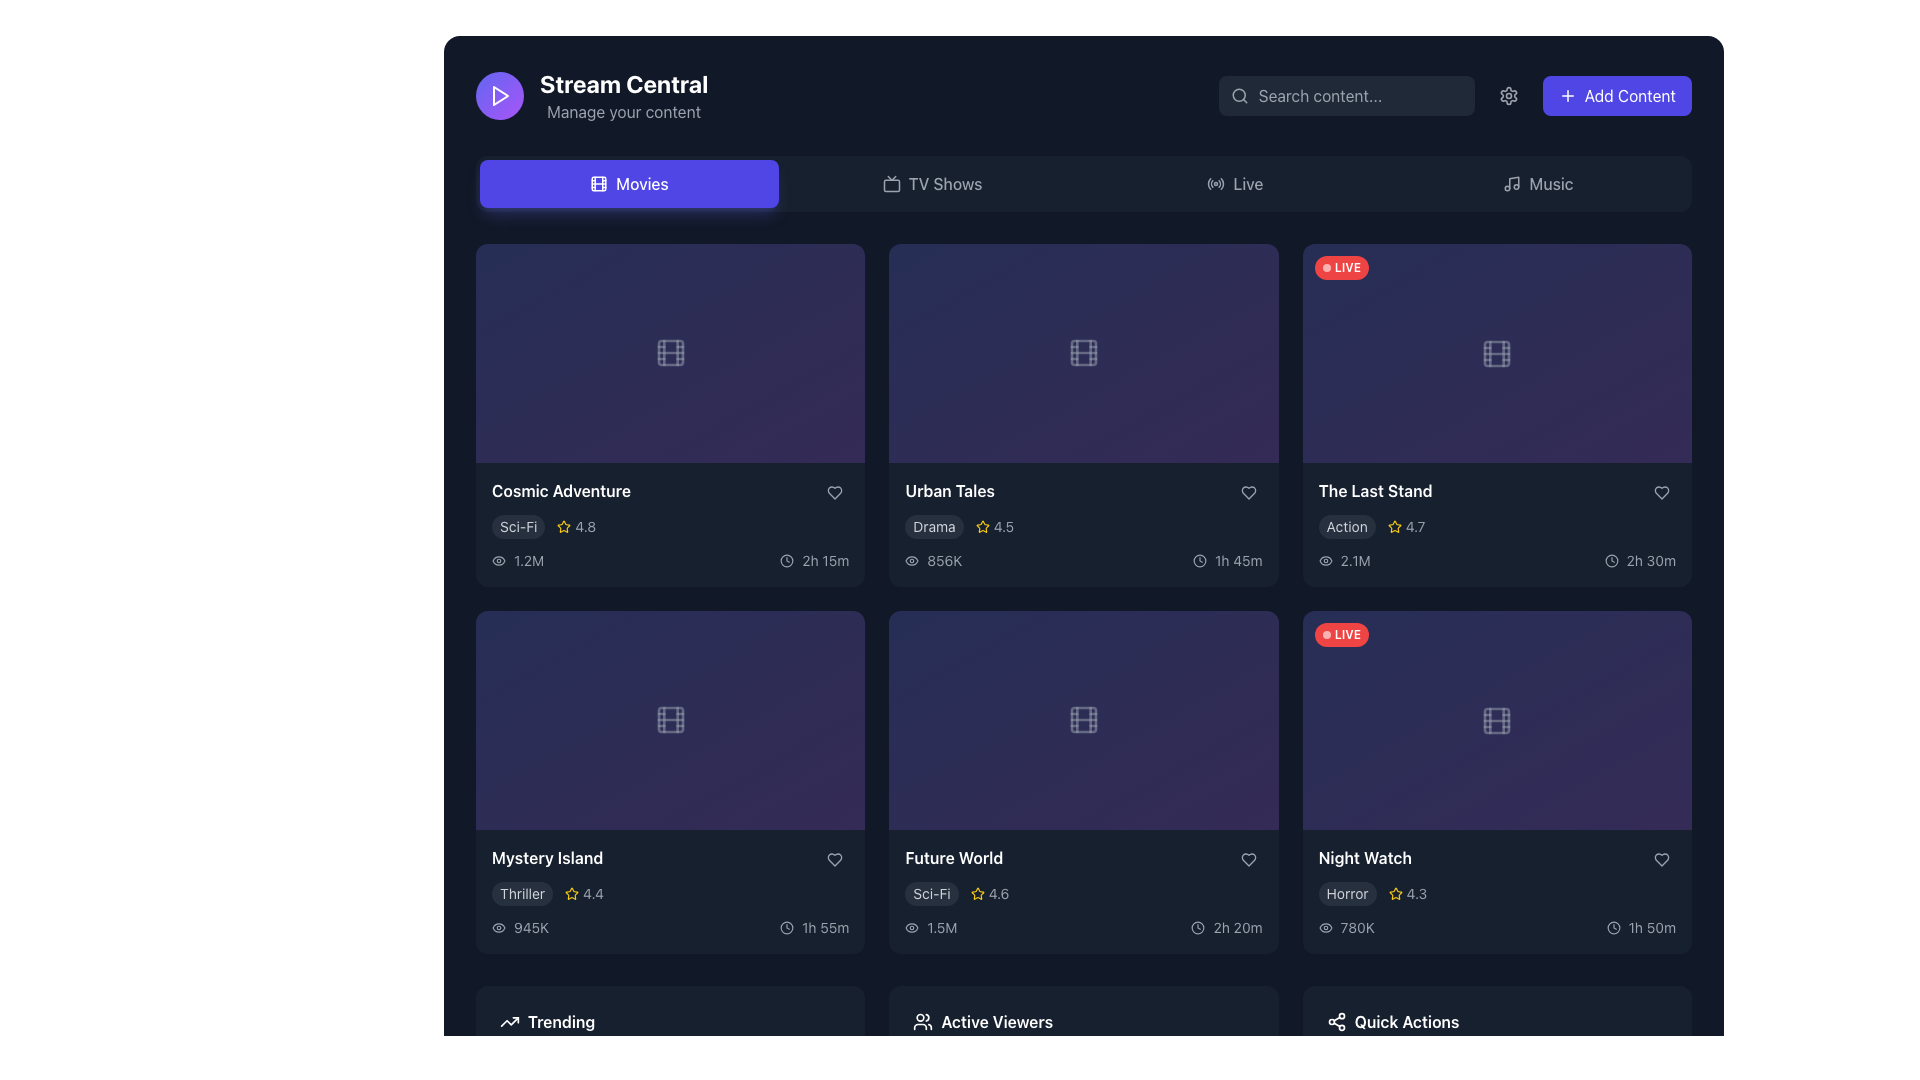 Image resolution: width=1920 pixels, height=1080 pixels. What do you see at coordinates (1661, 859) in the screenshot?
I see `the heart-shaped icon button located at the bottom-right of the 'Night Watch' movie card to like or favorite the associated content` at bounding box center [1661, 859].